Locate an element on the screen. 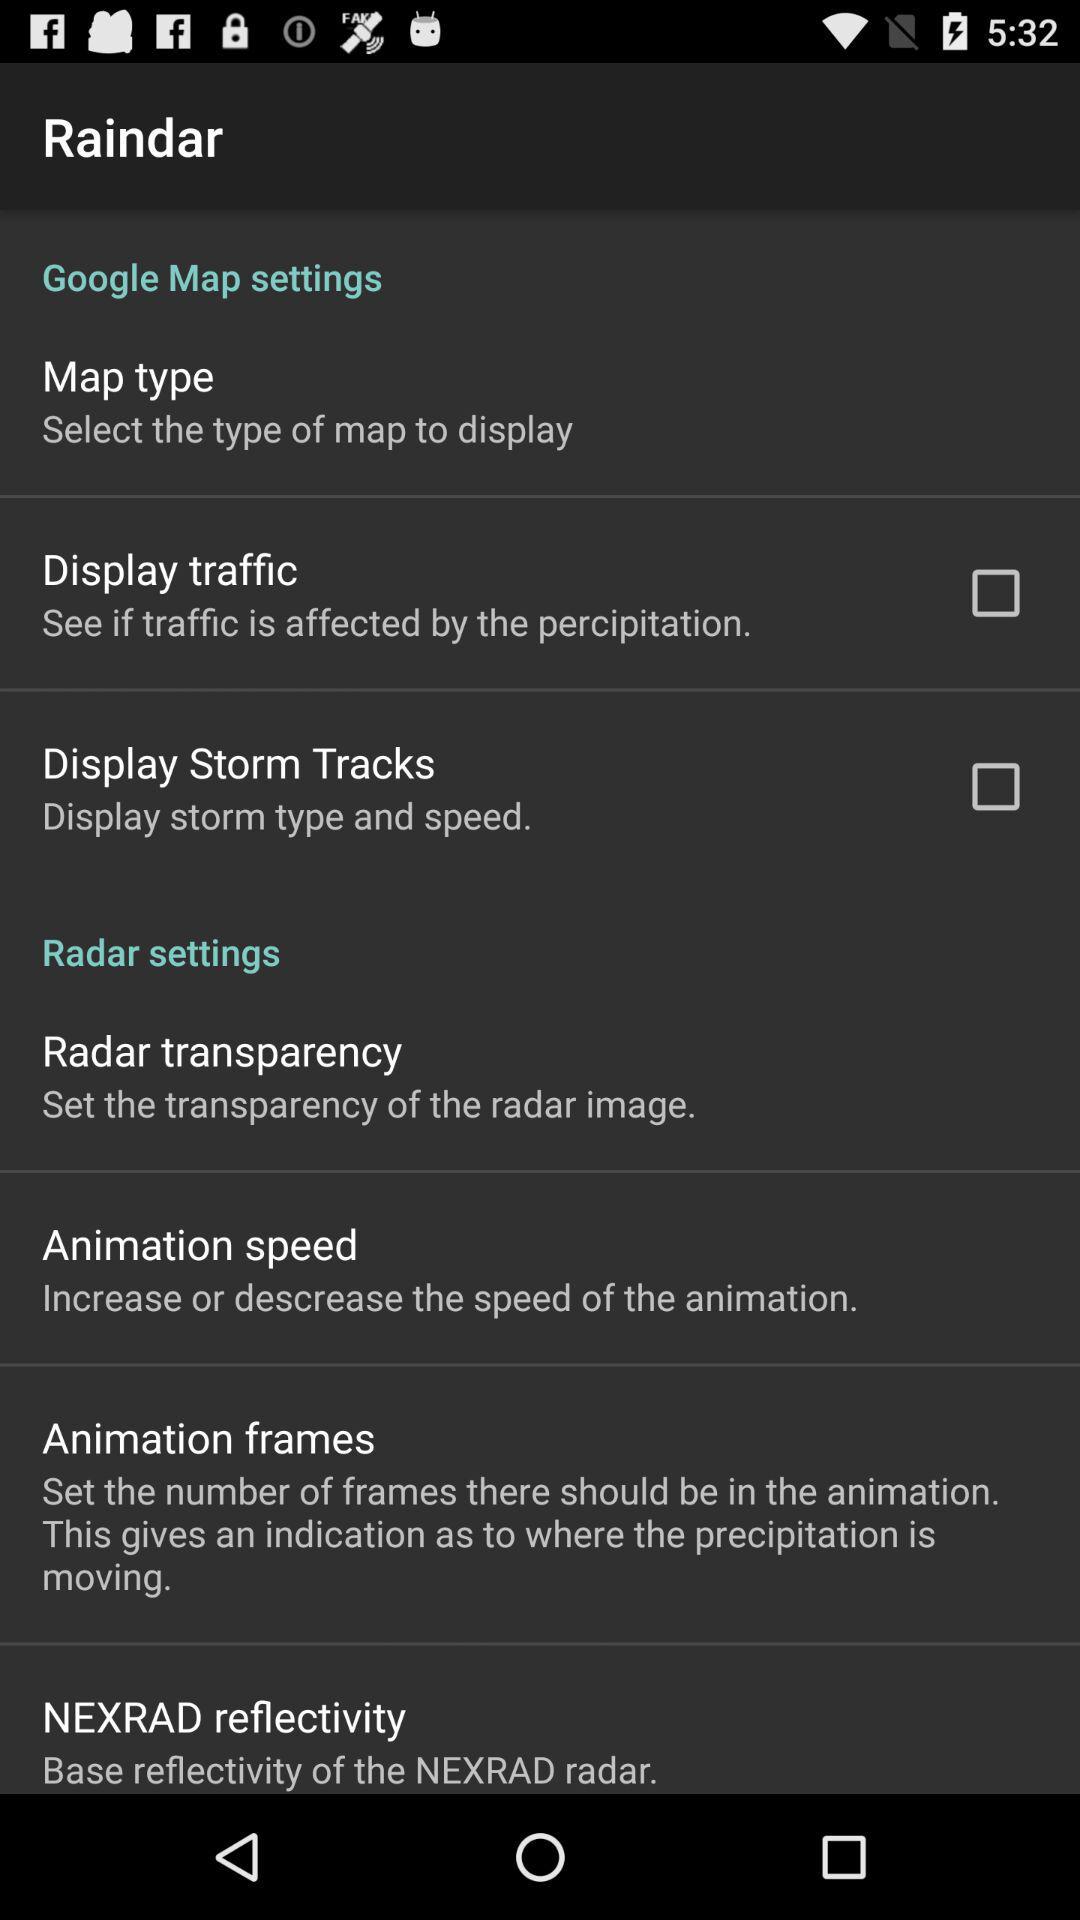  app below display traffic app is located at coordinates (397, 620).